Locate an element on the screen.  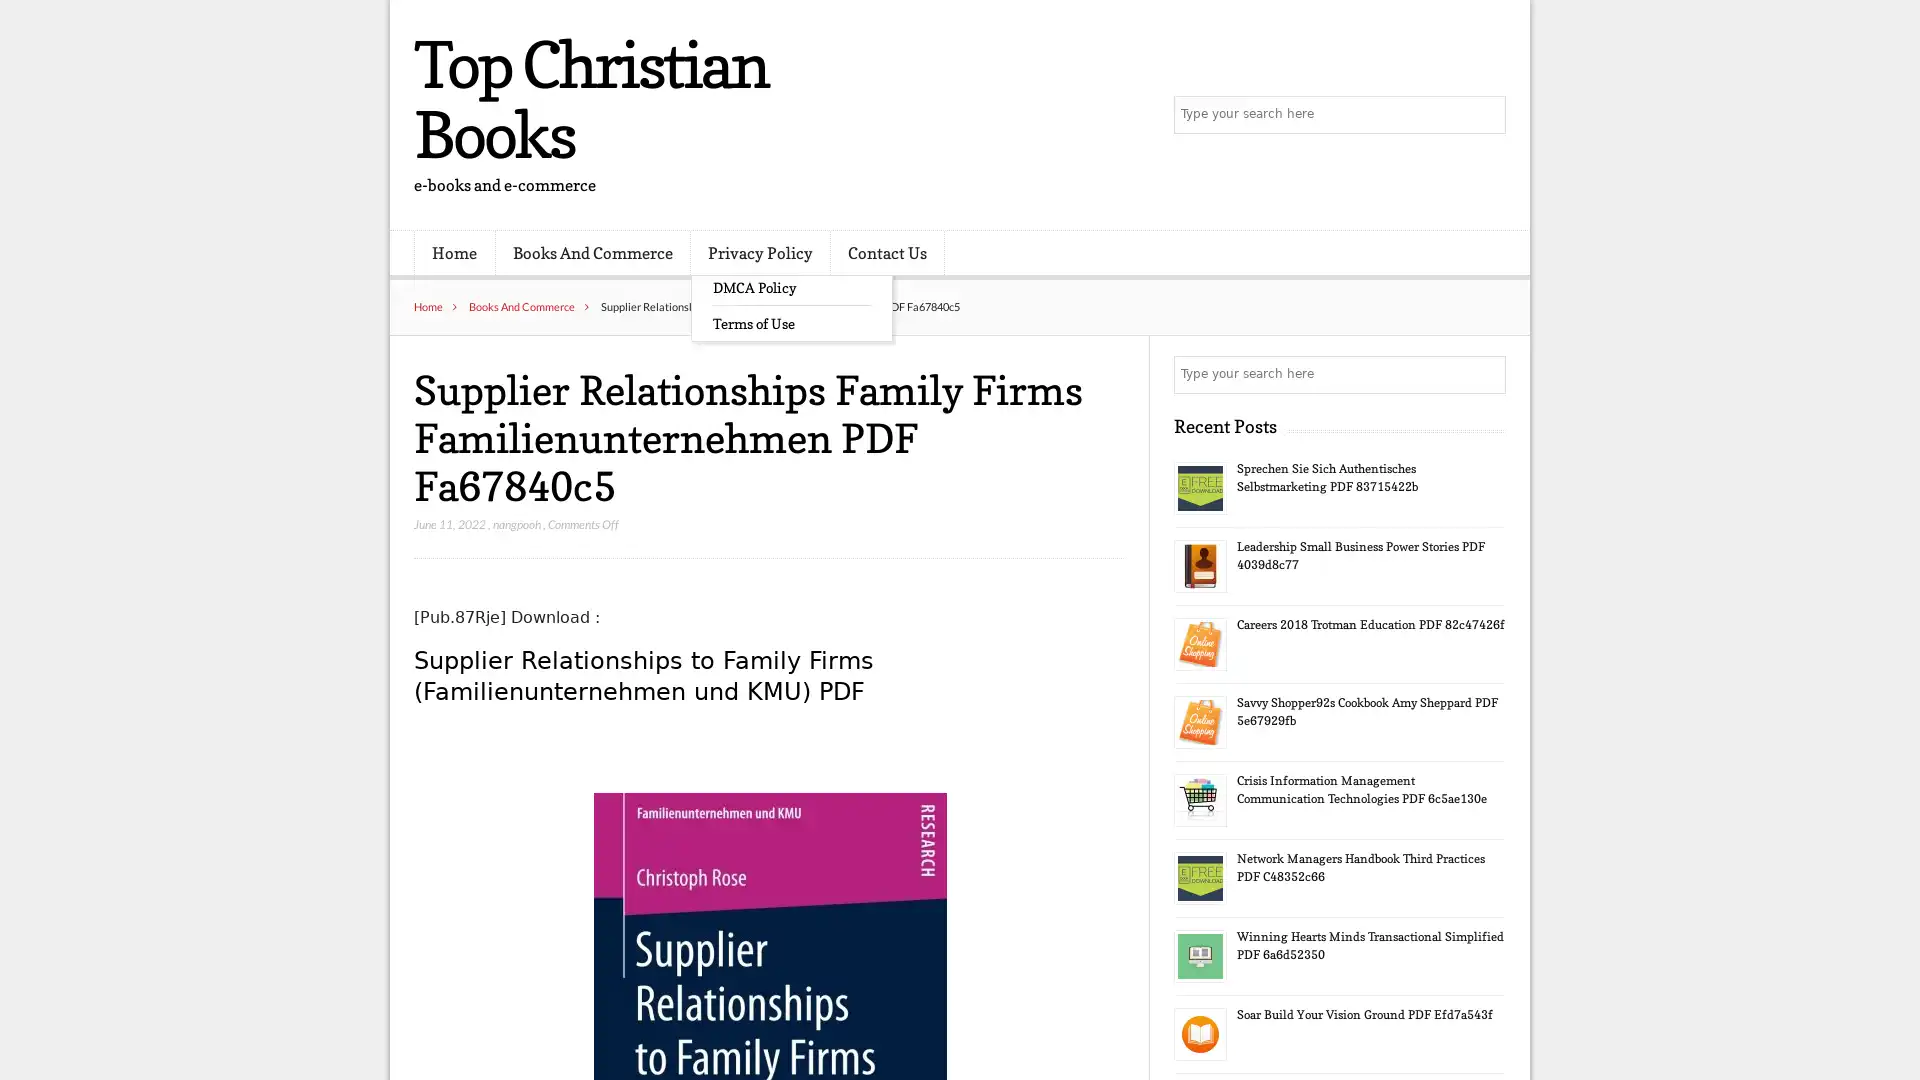
Search is located at coordinates (1485, 374).